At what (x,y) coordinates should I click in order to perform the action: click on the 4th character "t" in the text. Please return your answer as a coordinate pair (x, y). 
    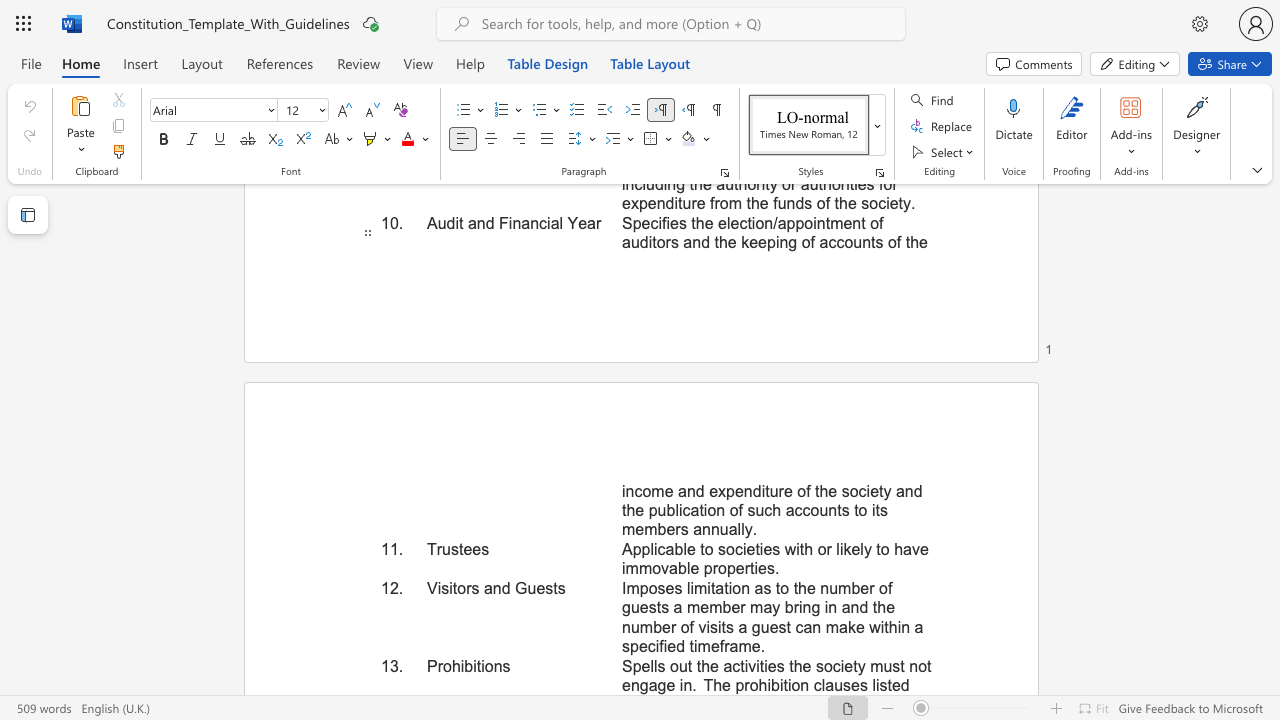
    Looking at the image, I should click on (878, 549).